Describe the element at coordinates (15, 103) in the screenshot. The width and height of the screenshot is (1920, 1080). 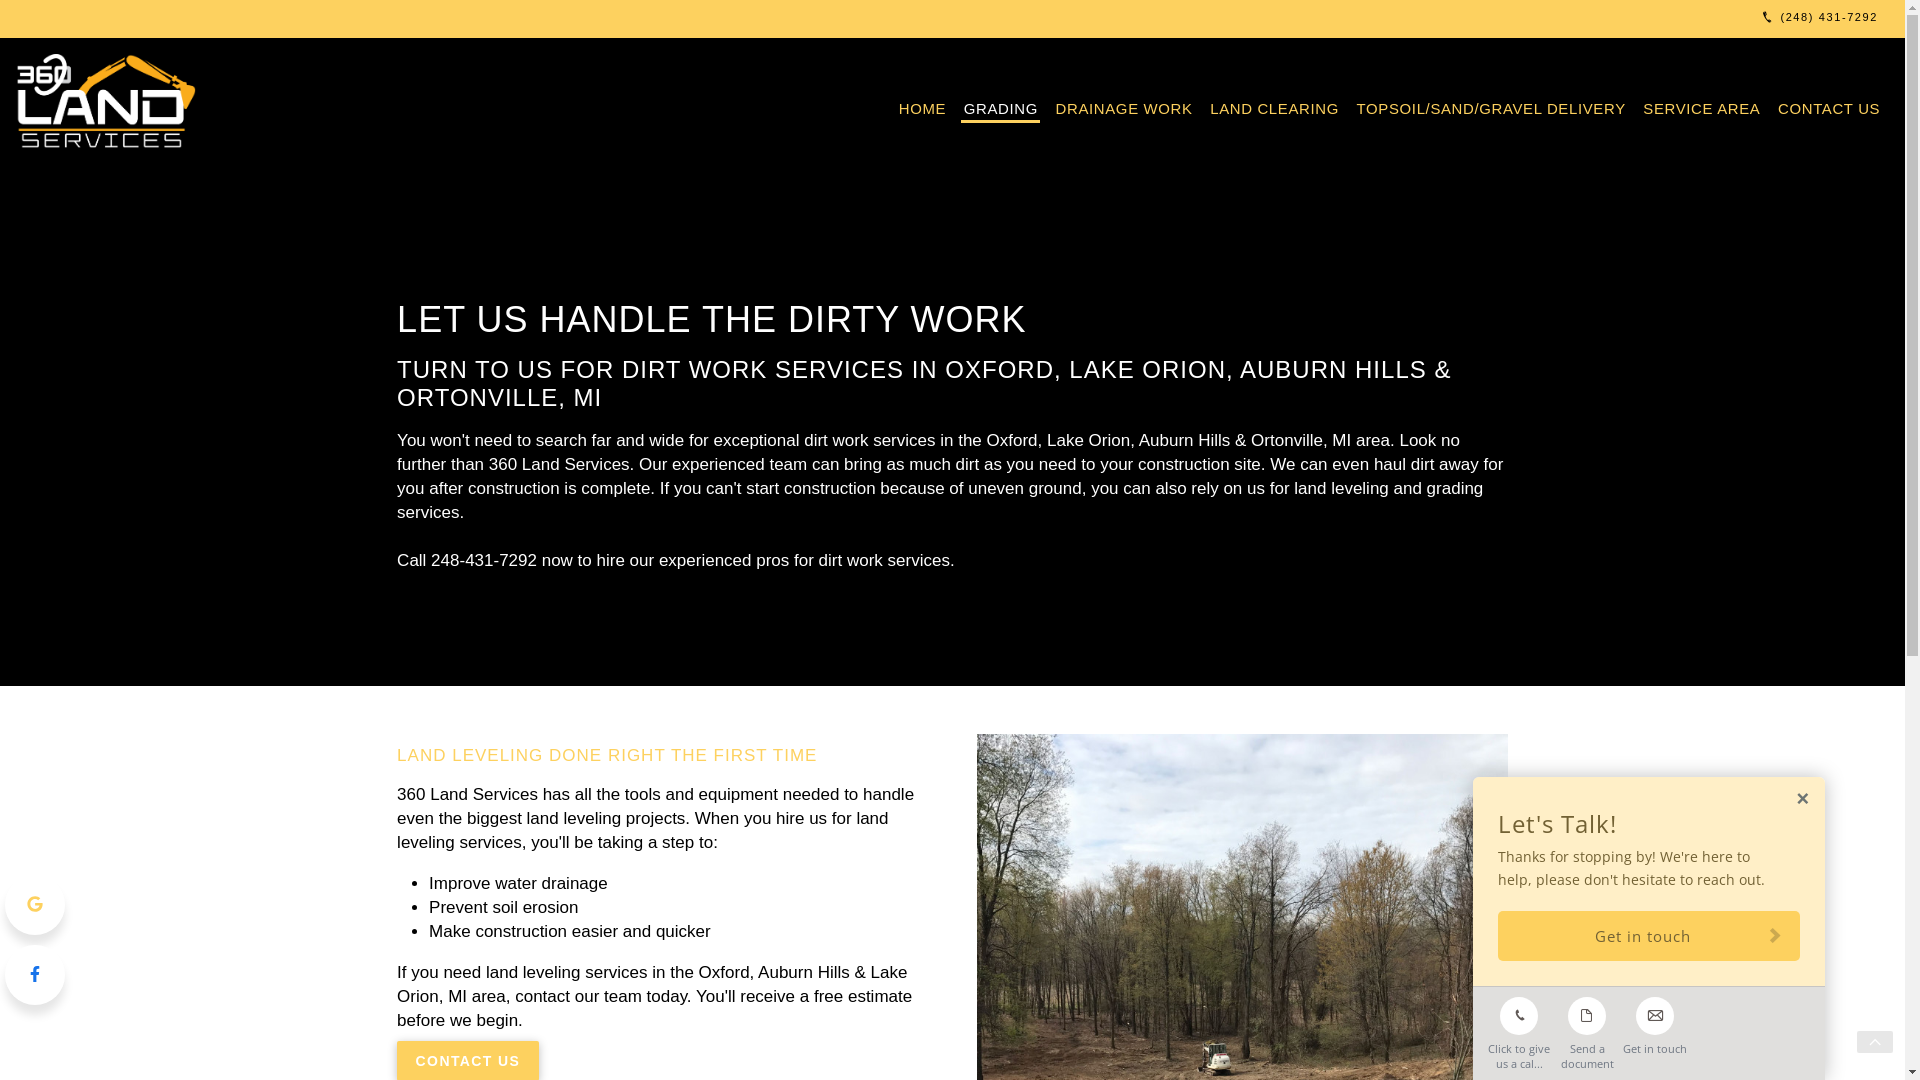
I see `'360 Land Services'` at that location.